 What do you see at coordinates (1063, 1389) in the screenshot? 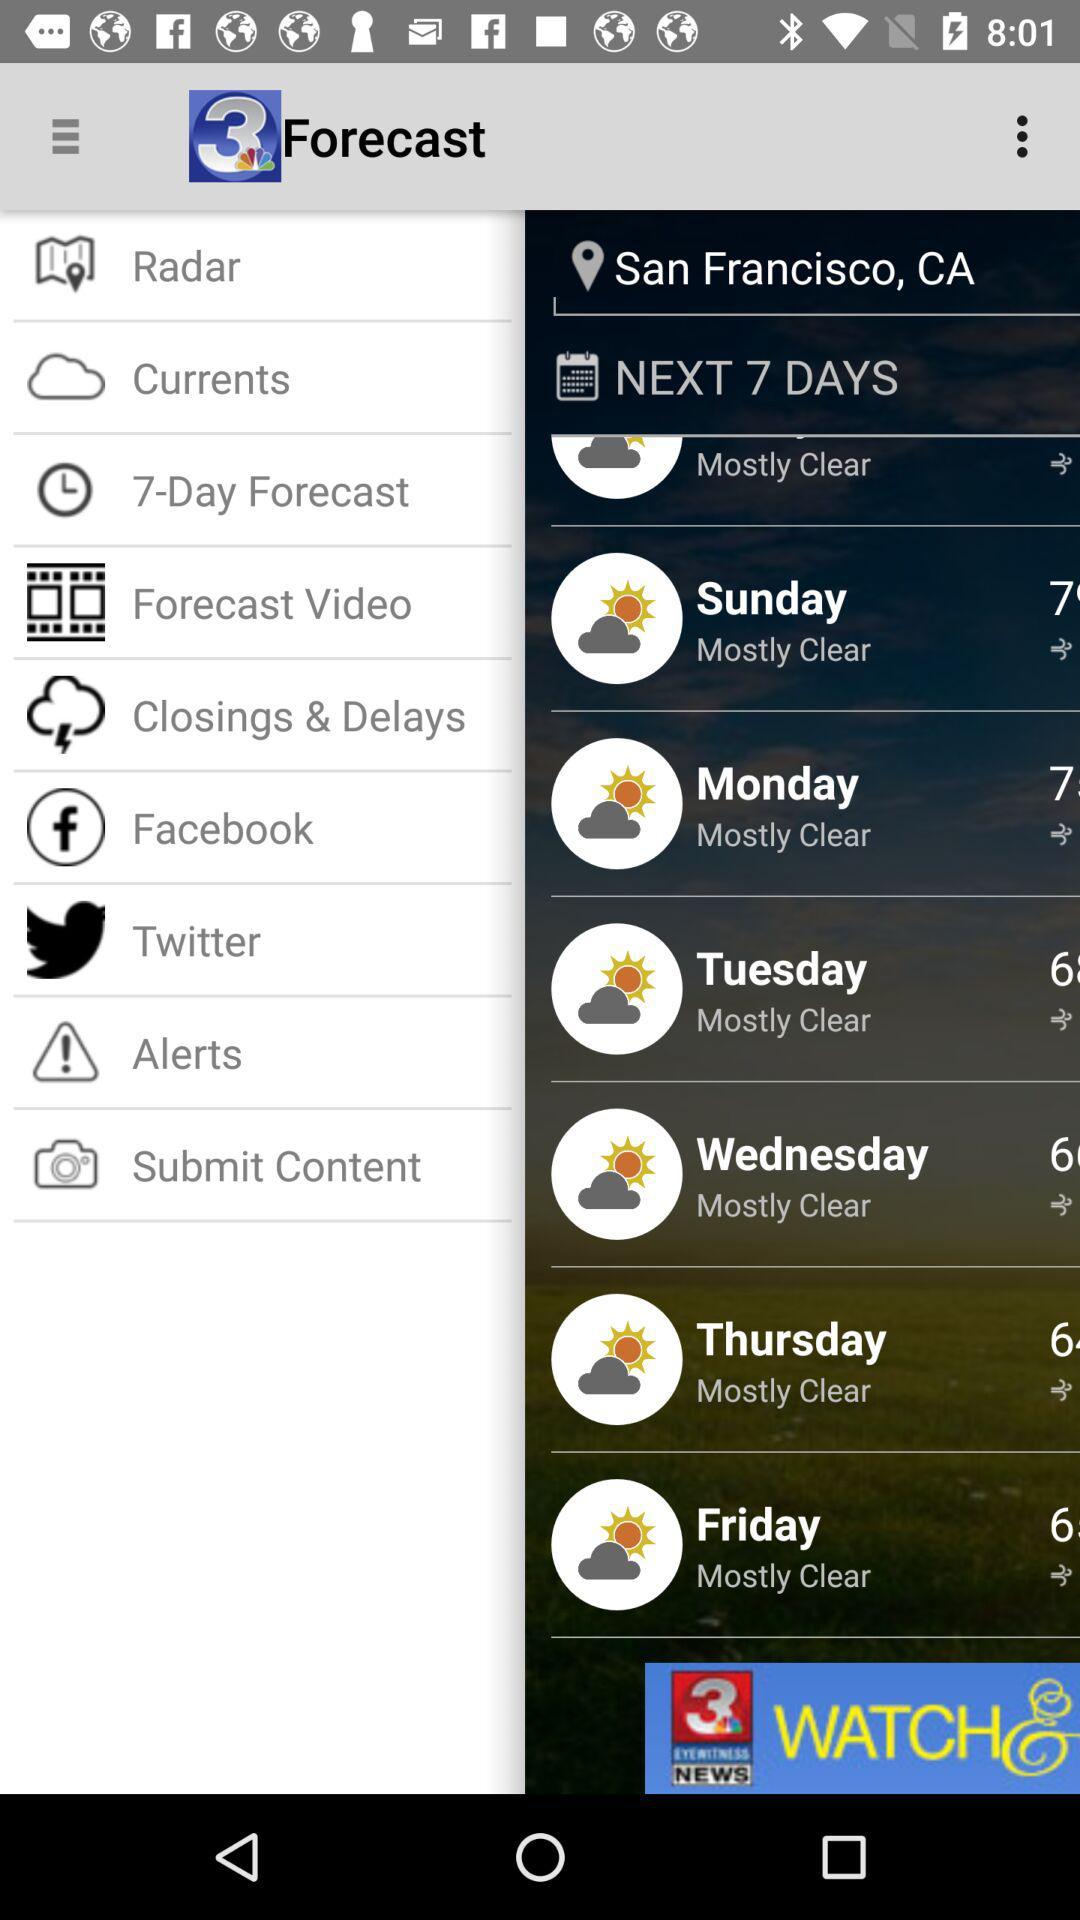
I see `14 mph ssw icon` at bounding box center [1063, 1389].